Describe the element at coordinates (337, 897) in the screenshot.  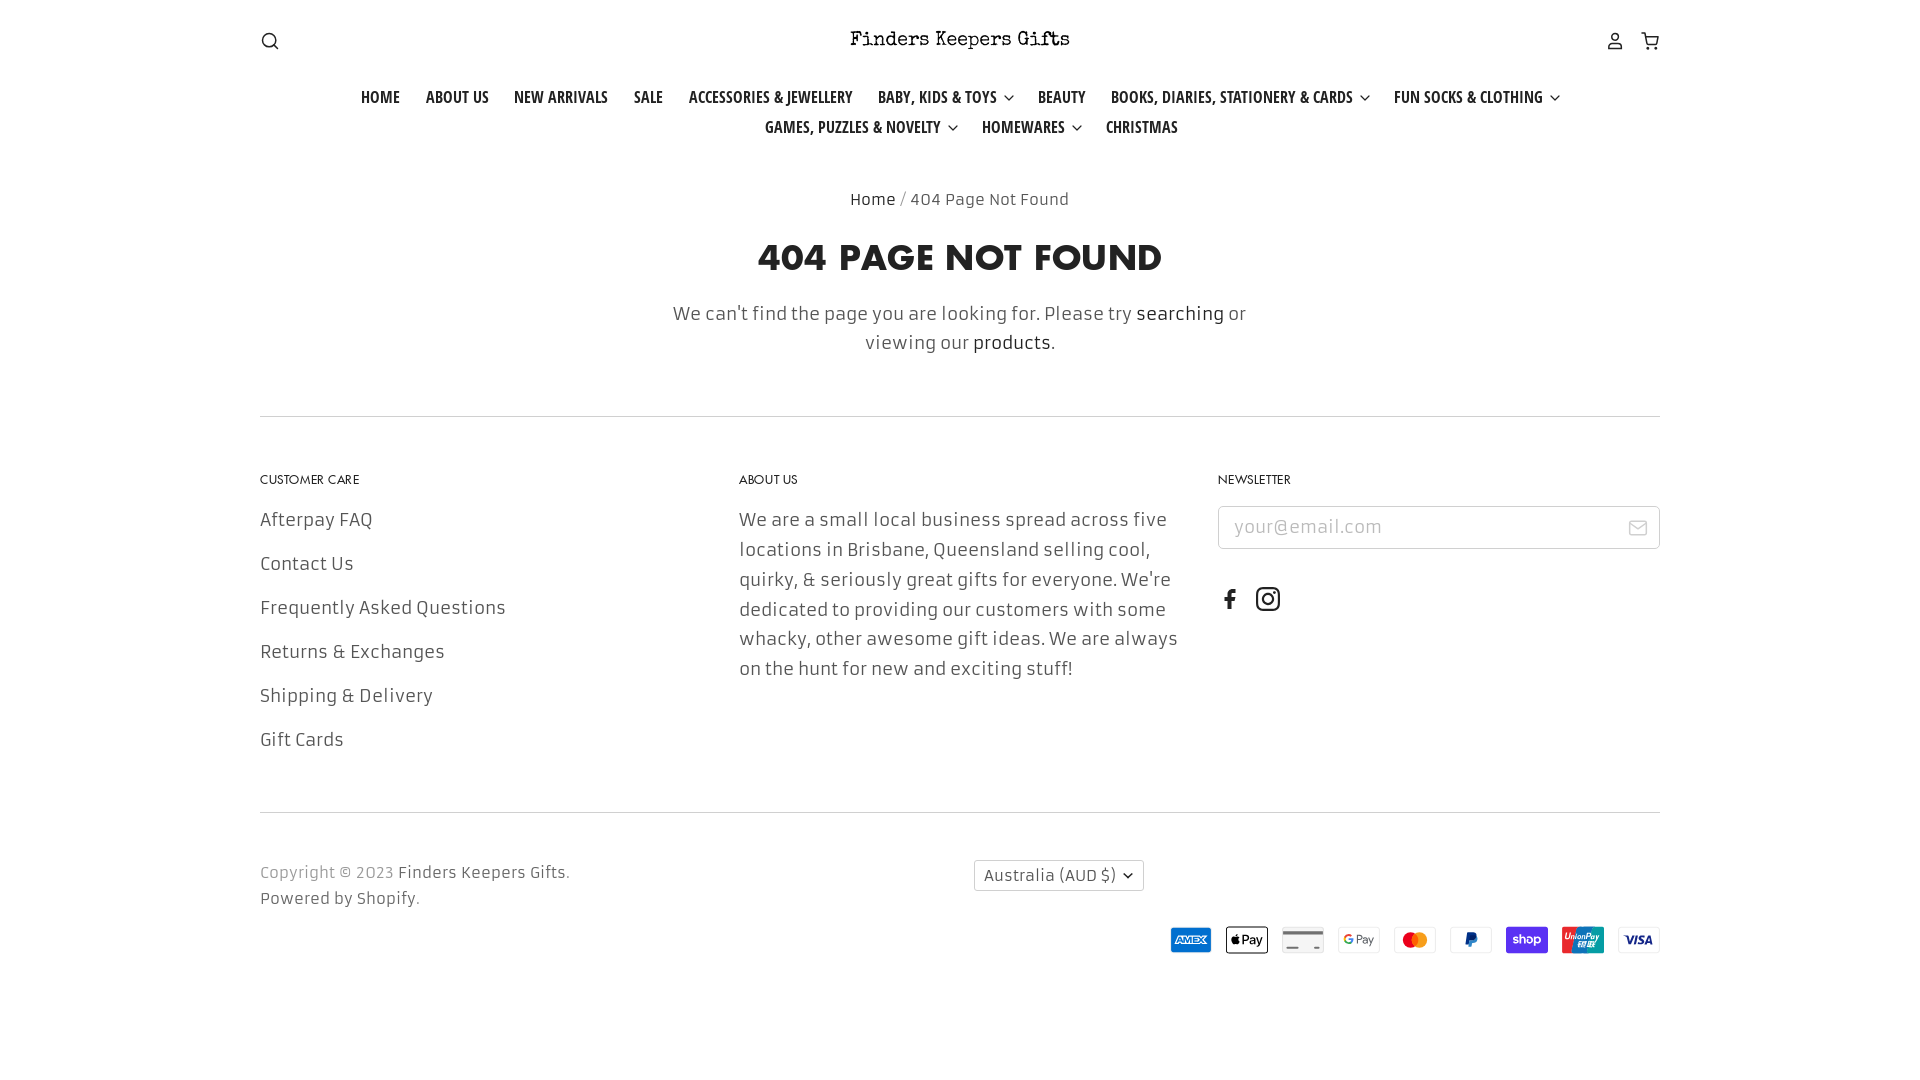
I see `'Powered by Shopify'` at that location.